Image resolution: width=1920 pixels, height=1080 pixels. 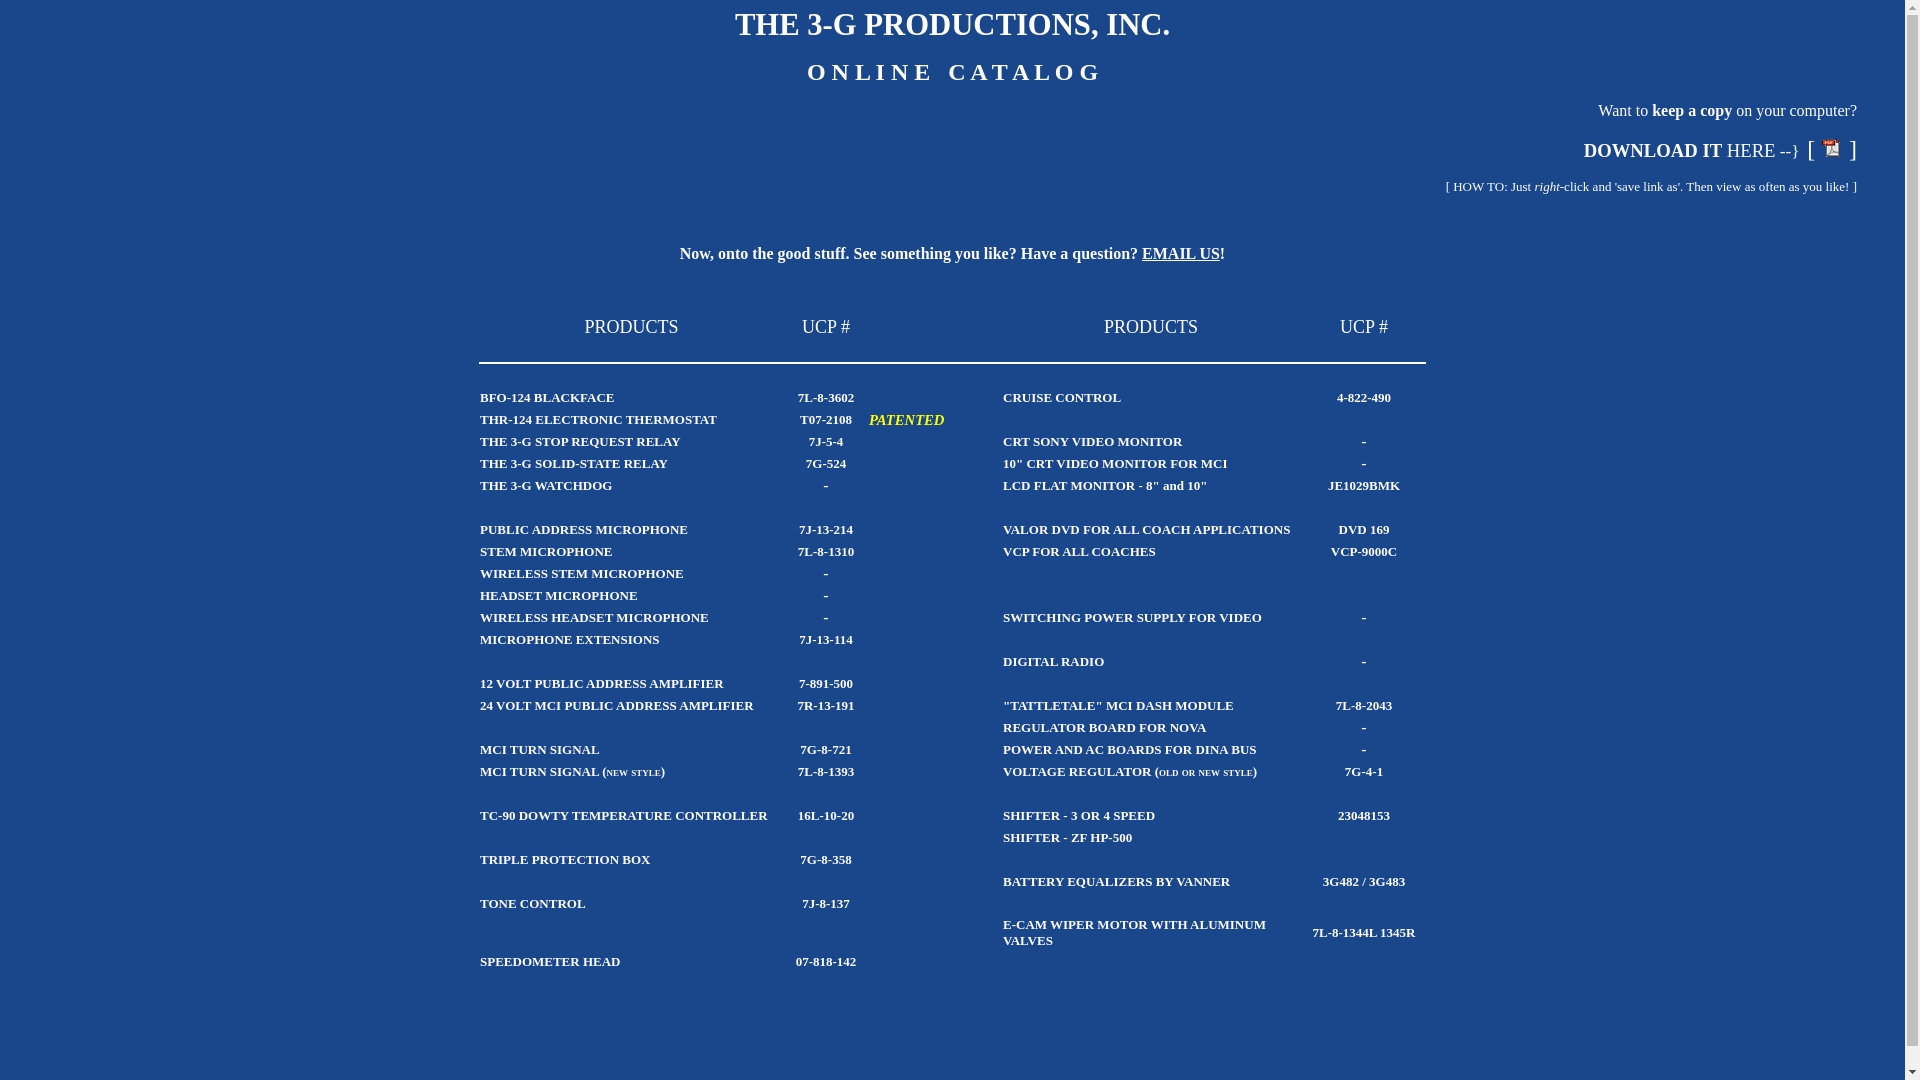 What do you see at coordinates (550, 960) in the screenshot?
I see `'SPEEDOMETER HEAD'` at bounding box center [550, 960].